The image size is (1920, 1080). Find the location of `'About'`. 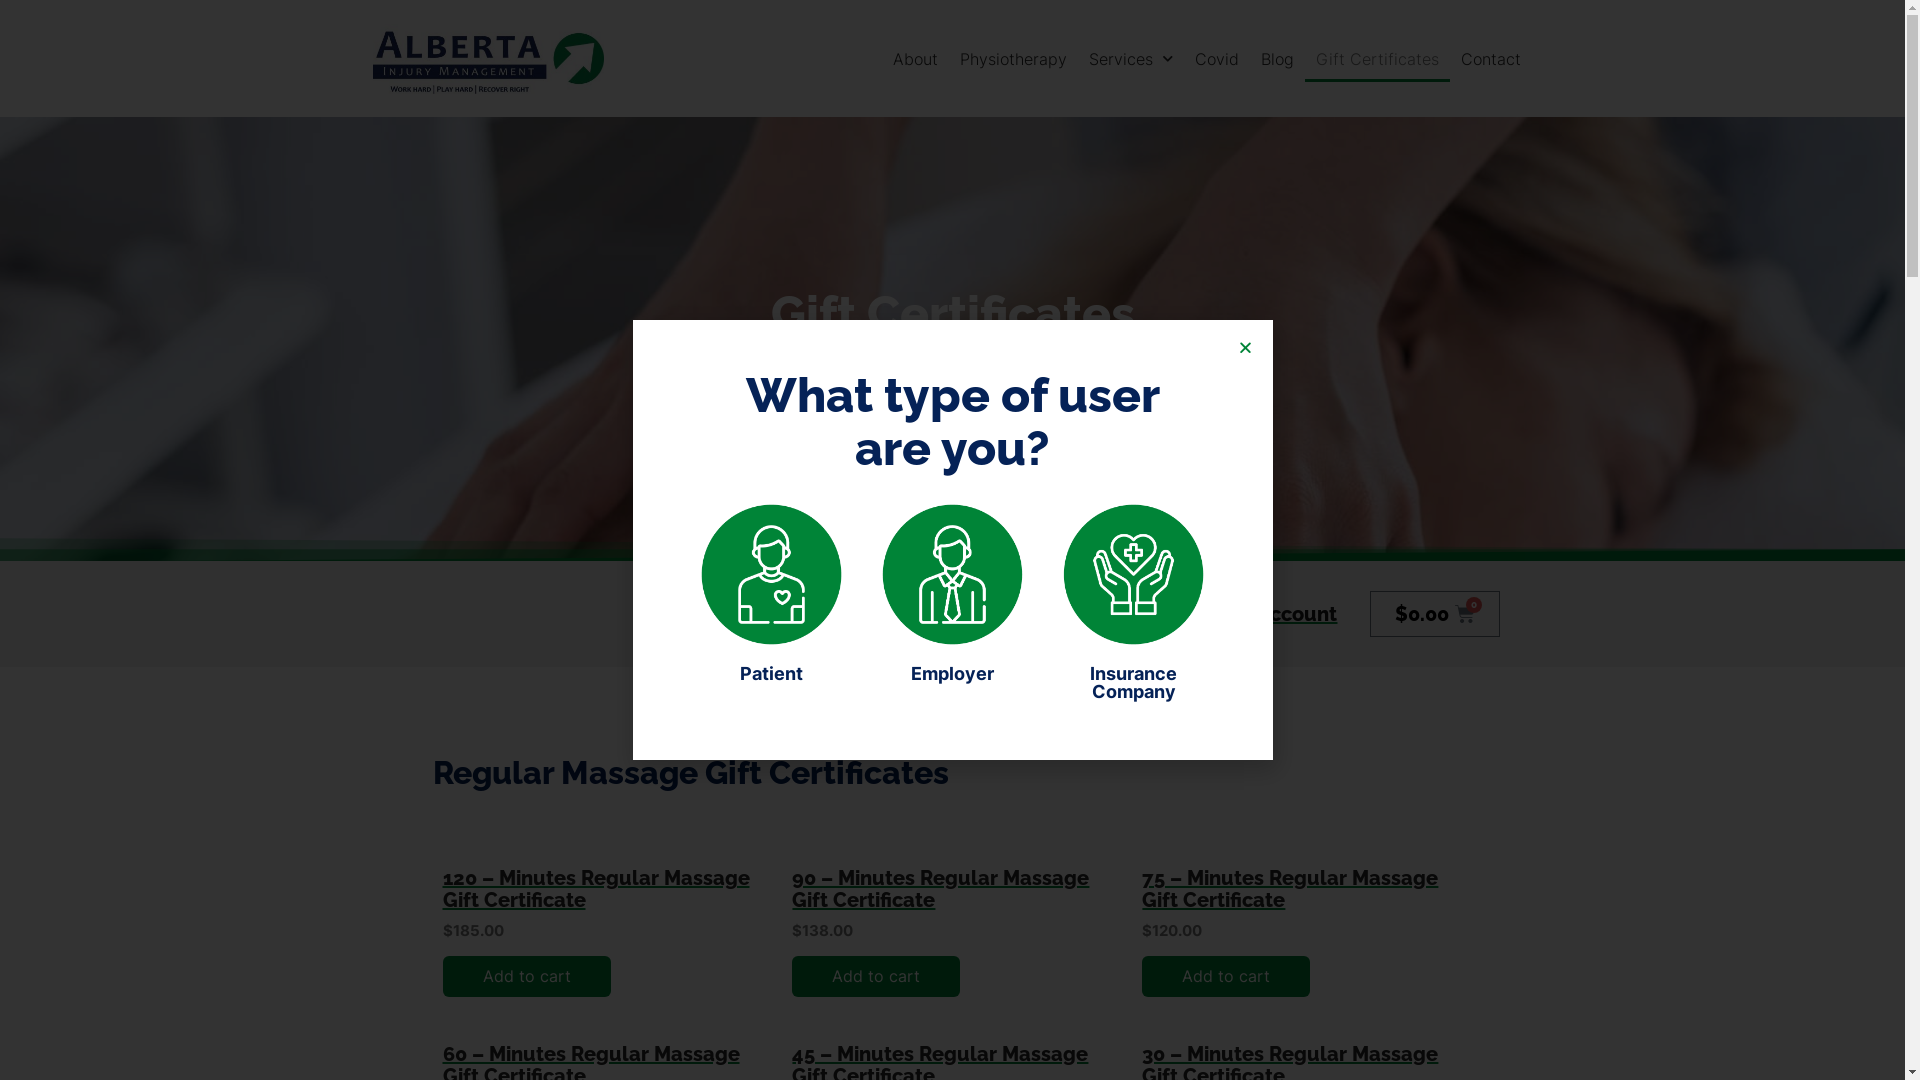

'About' is located at coordinates (914, 57).